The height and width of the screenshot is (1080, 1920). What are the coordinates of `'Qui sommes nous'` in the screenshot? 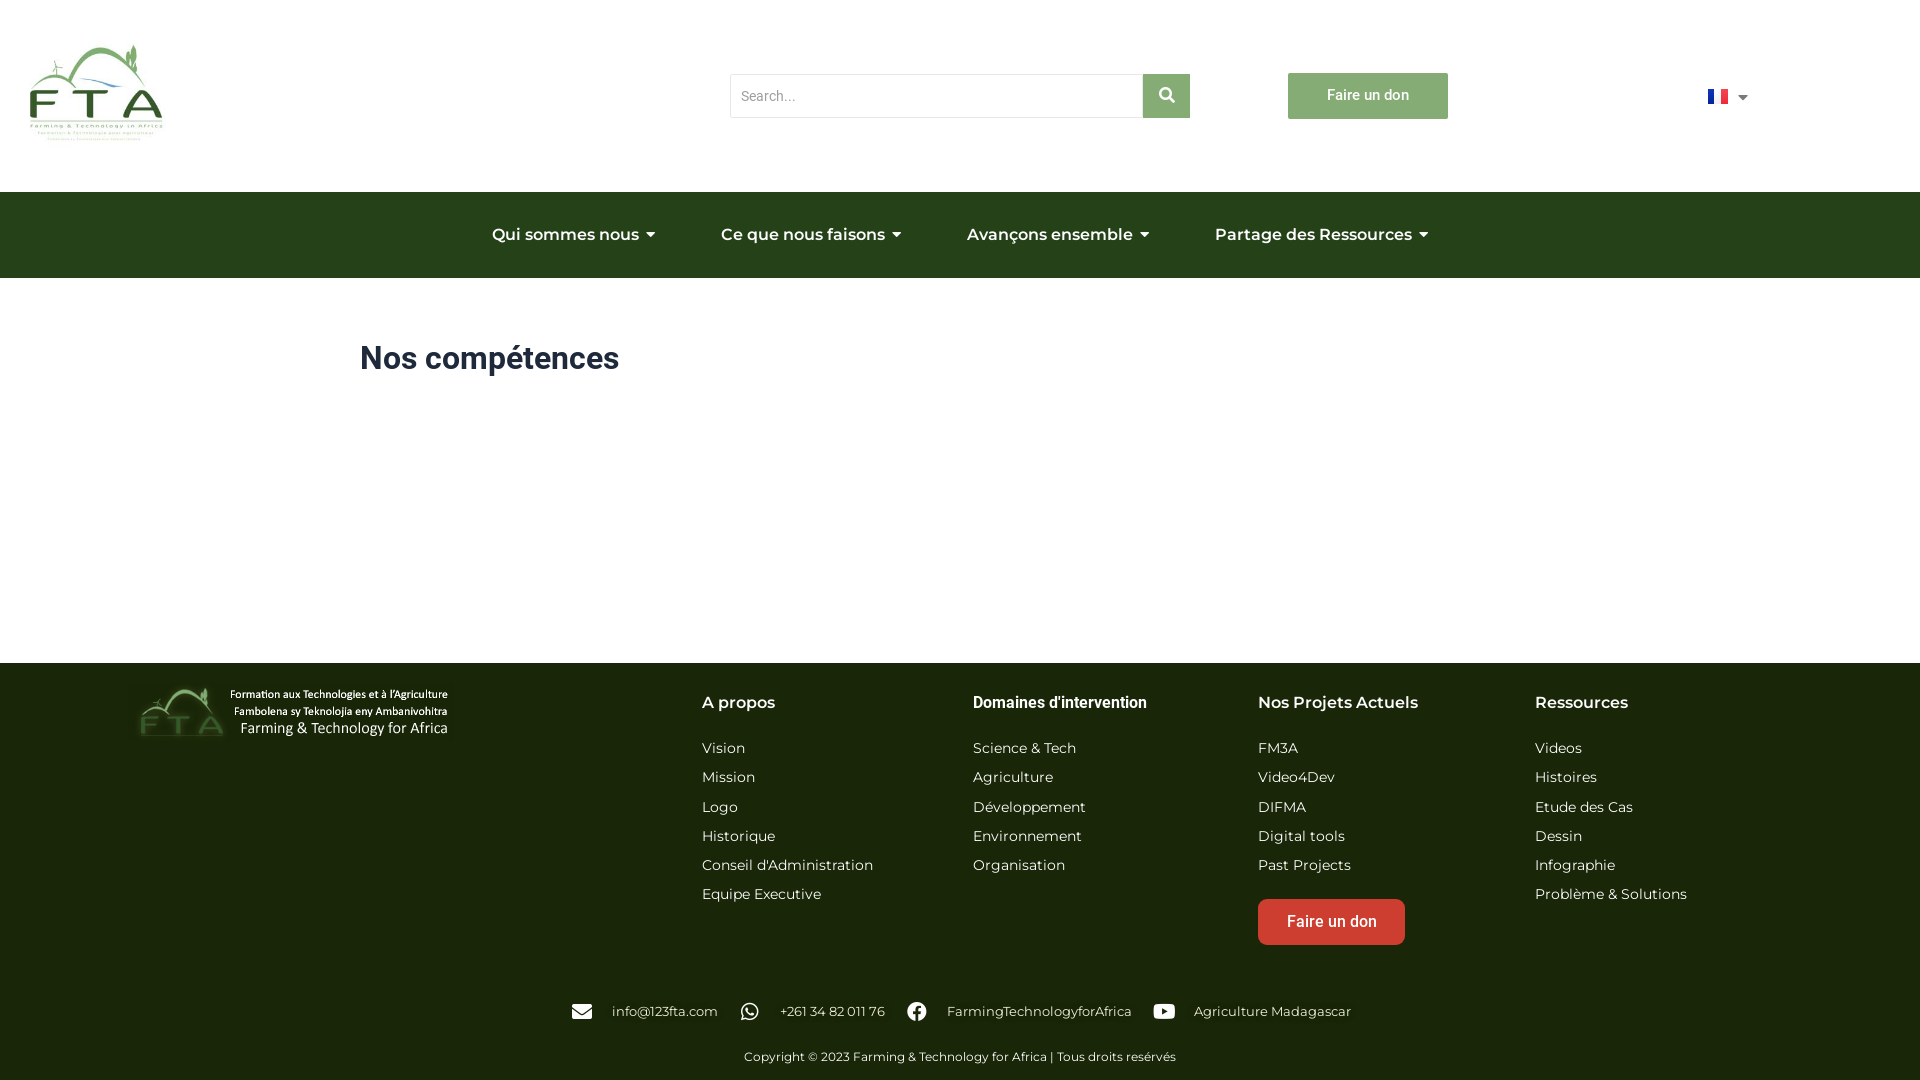 It's located at (468, 234).